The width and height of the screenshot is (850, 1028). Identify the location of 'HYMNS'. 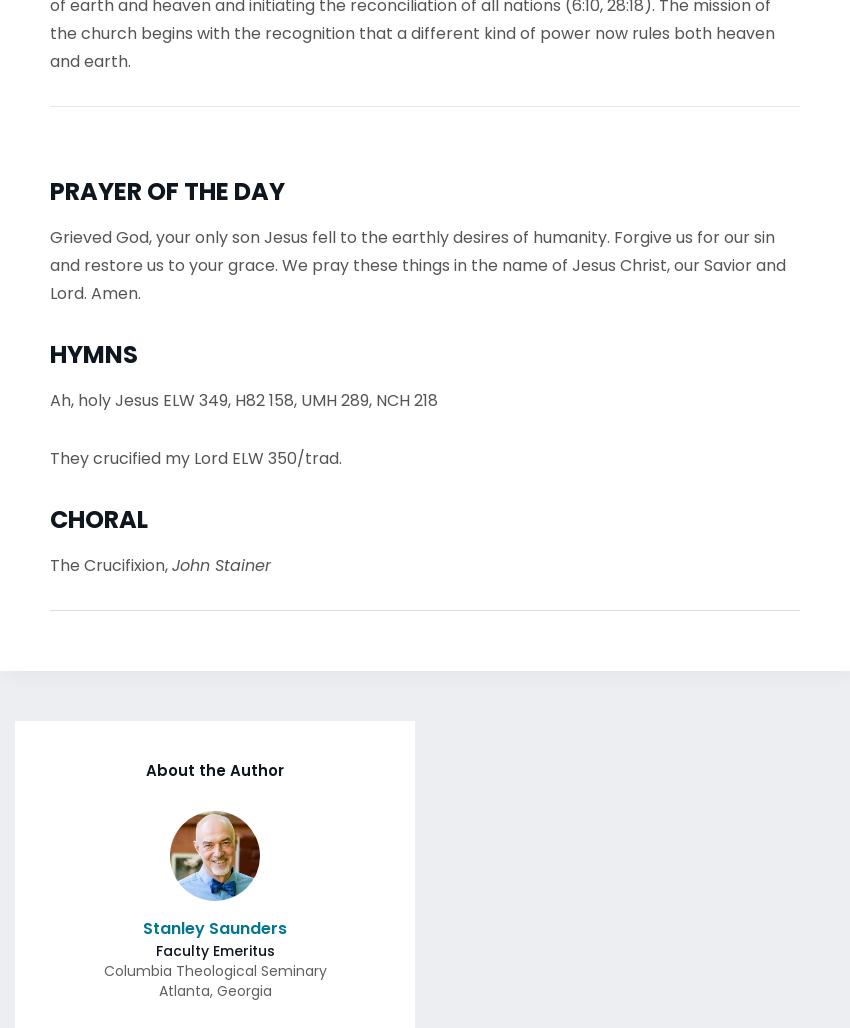
(93, 347).